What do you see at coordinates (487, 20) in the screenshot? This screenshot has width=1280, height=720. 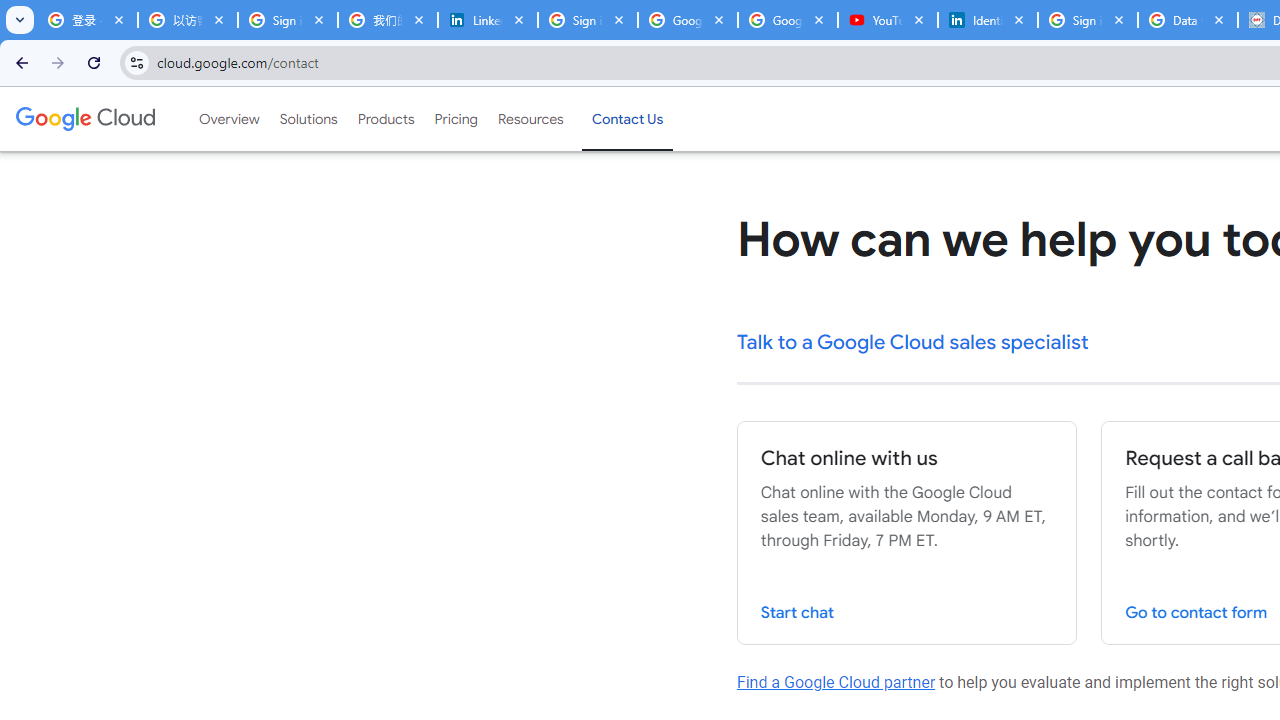 I see `'LinkedIn Privacy Policy'` at bounding box center [487, 20].